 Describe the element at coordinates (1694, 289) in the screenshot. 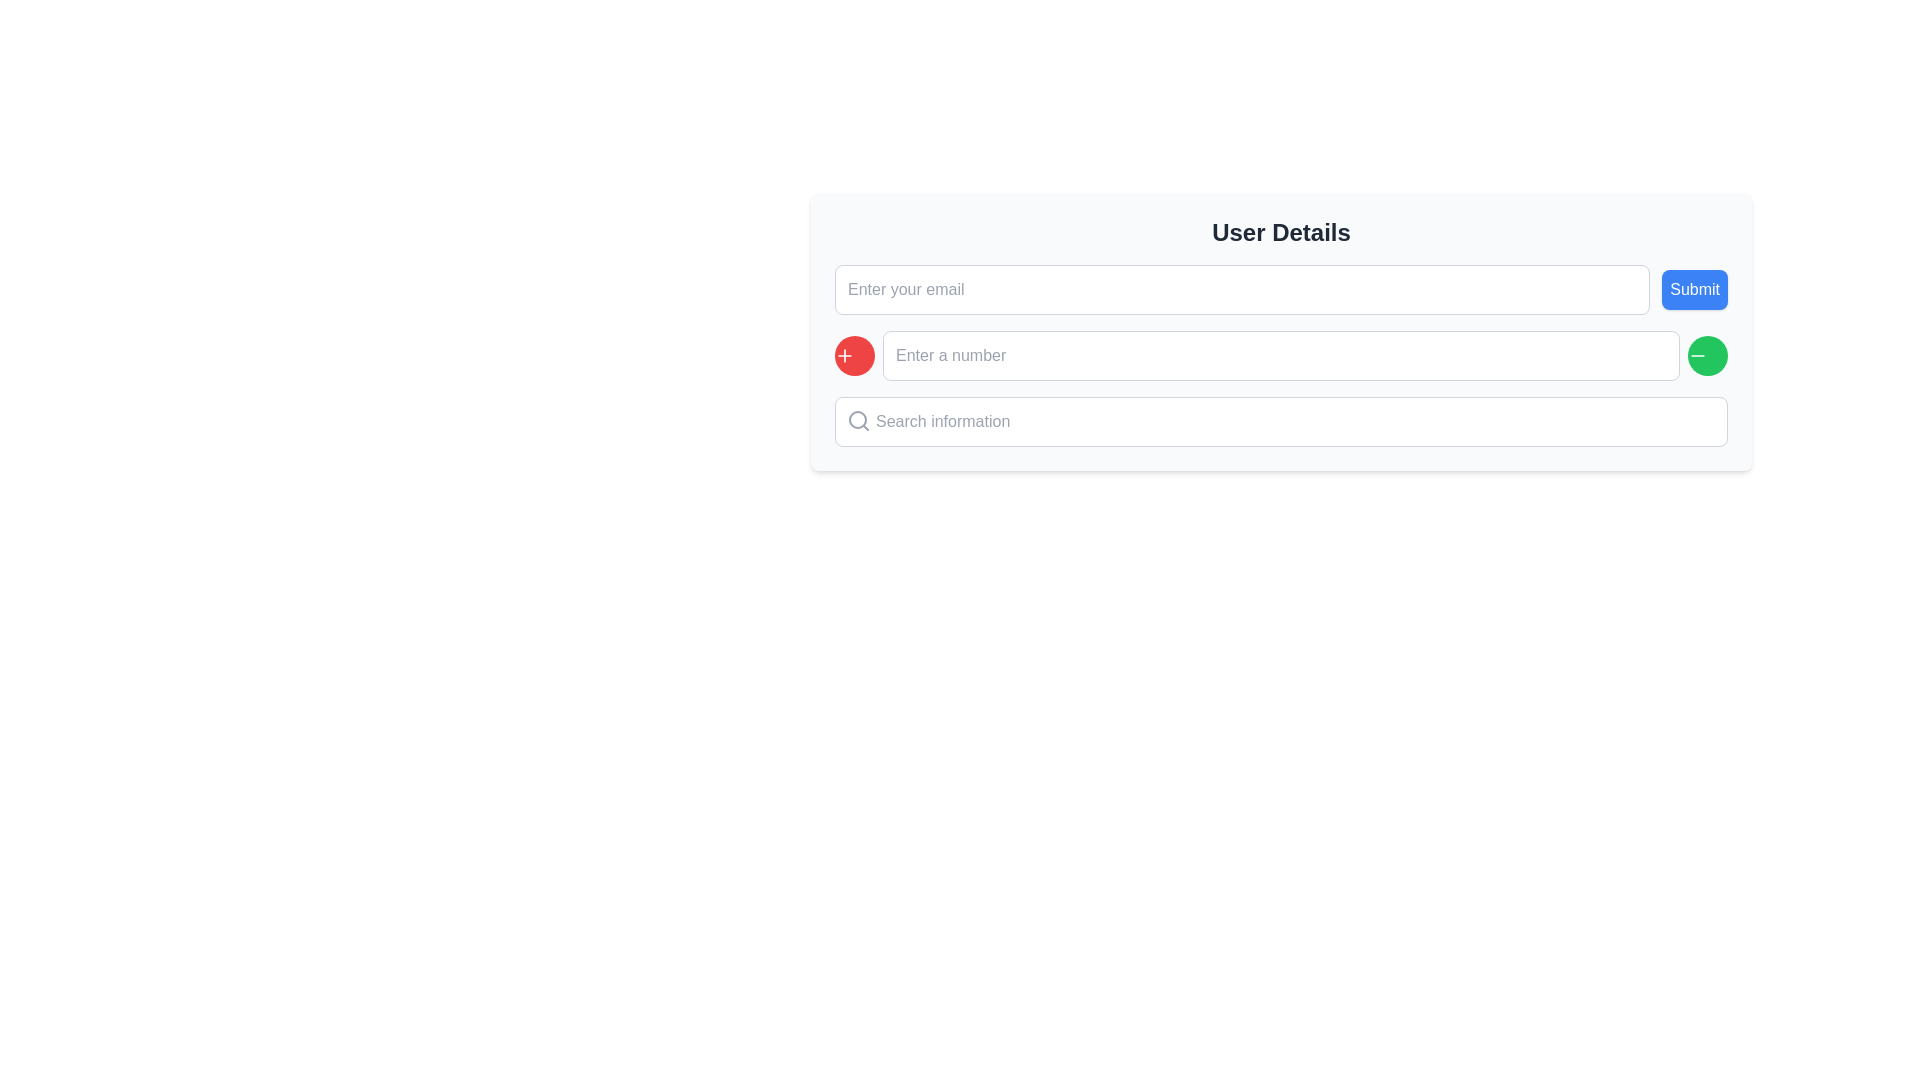

I see `the 'Submit' button, which is a blue rectangular button with rounded corners and white text, located at the top of the form adjacent to the email input field` at that location.